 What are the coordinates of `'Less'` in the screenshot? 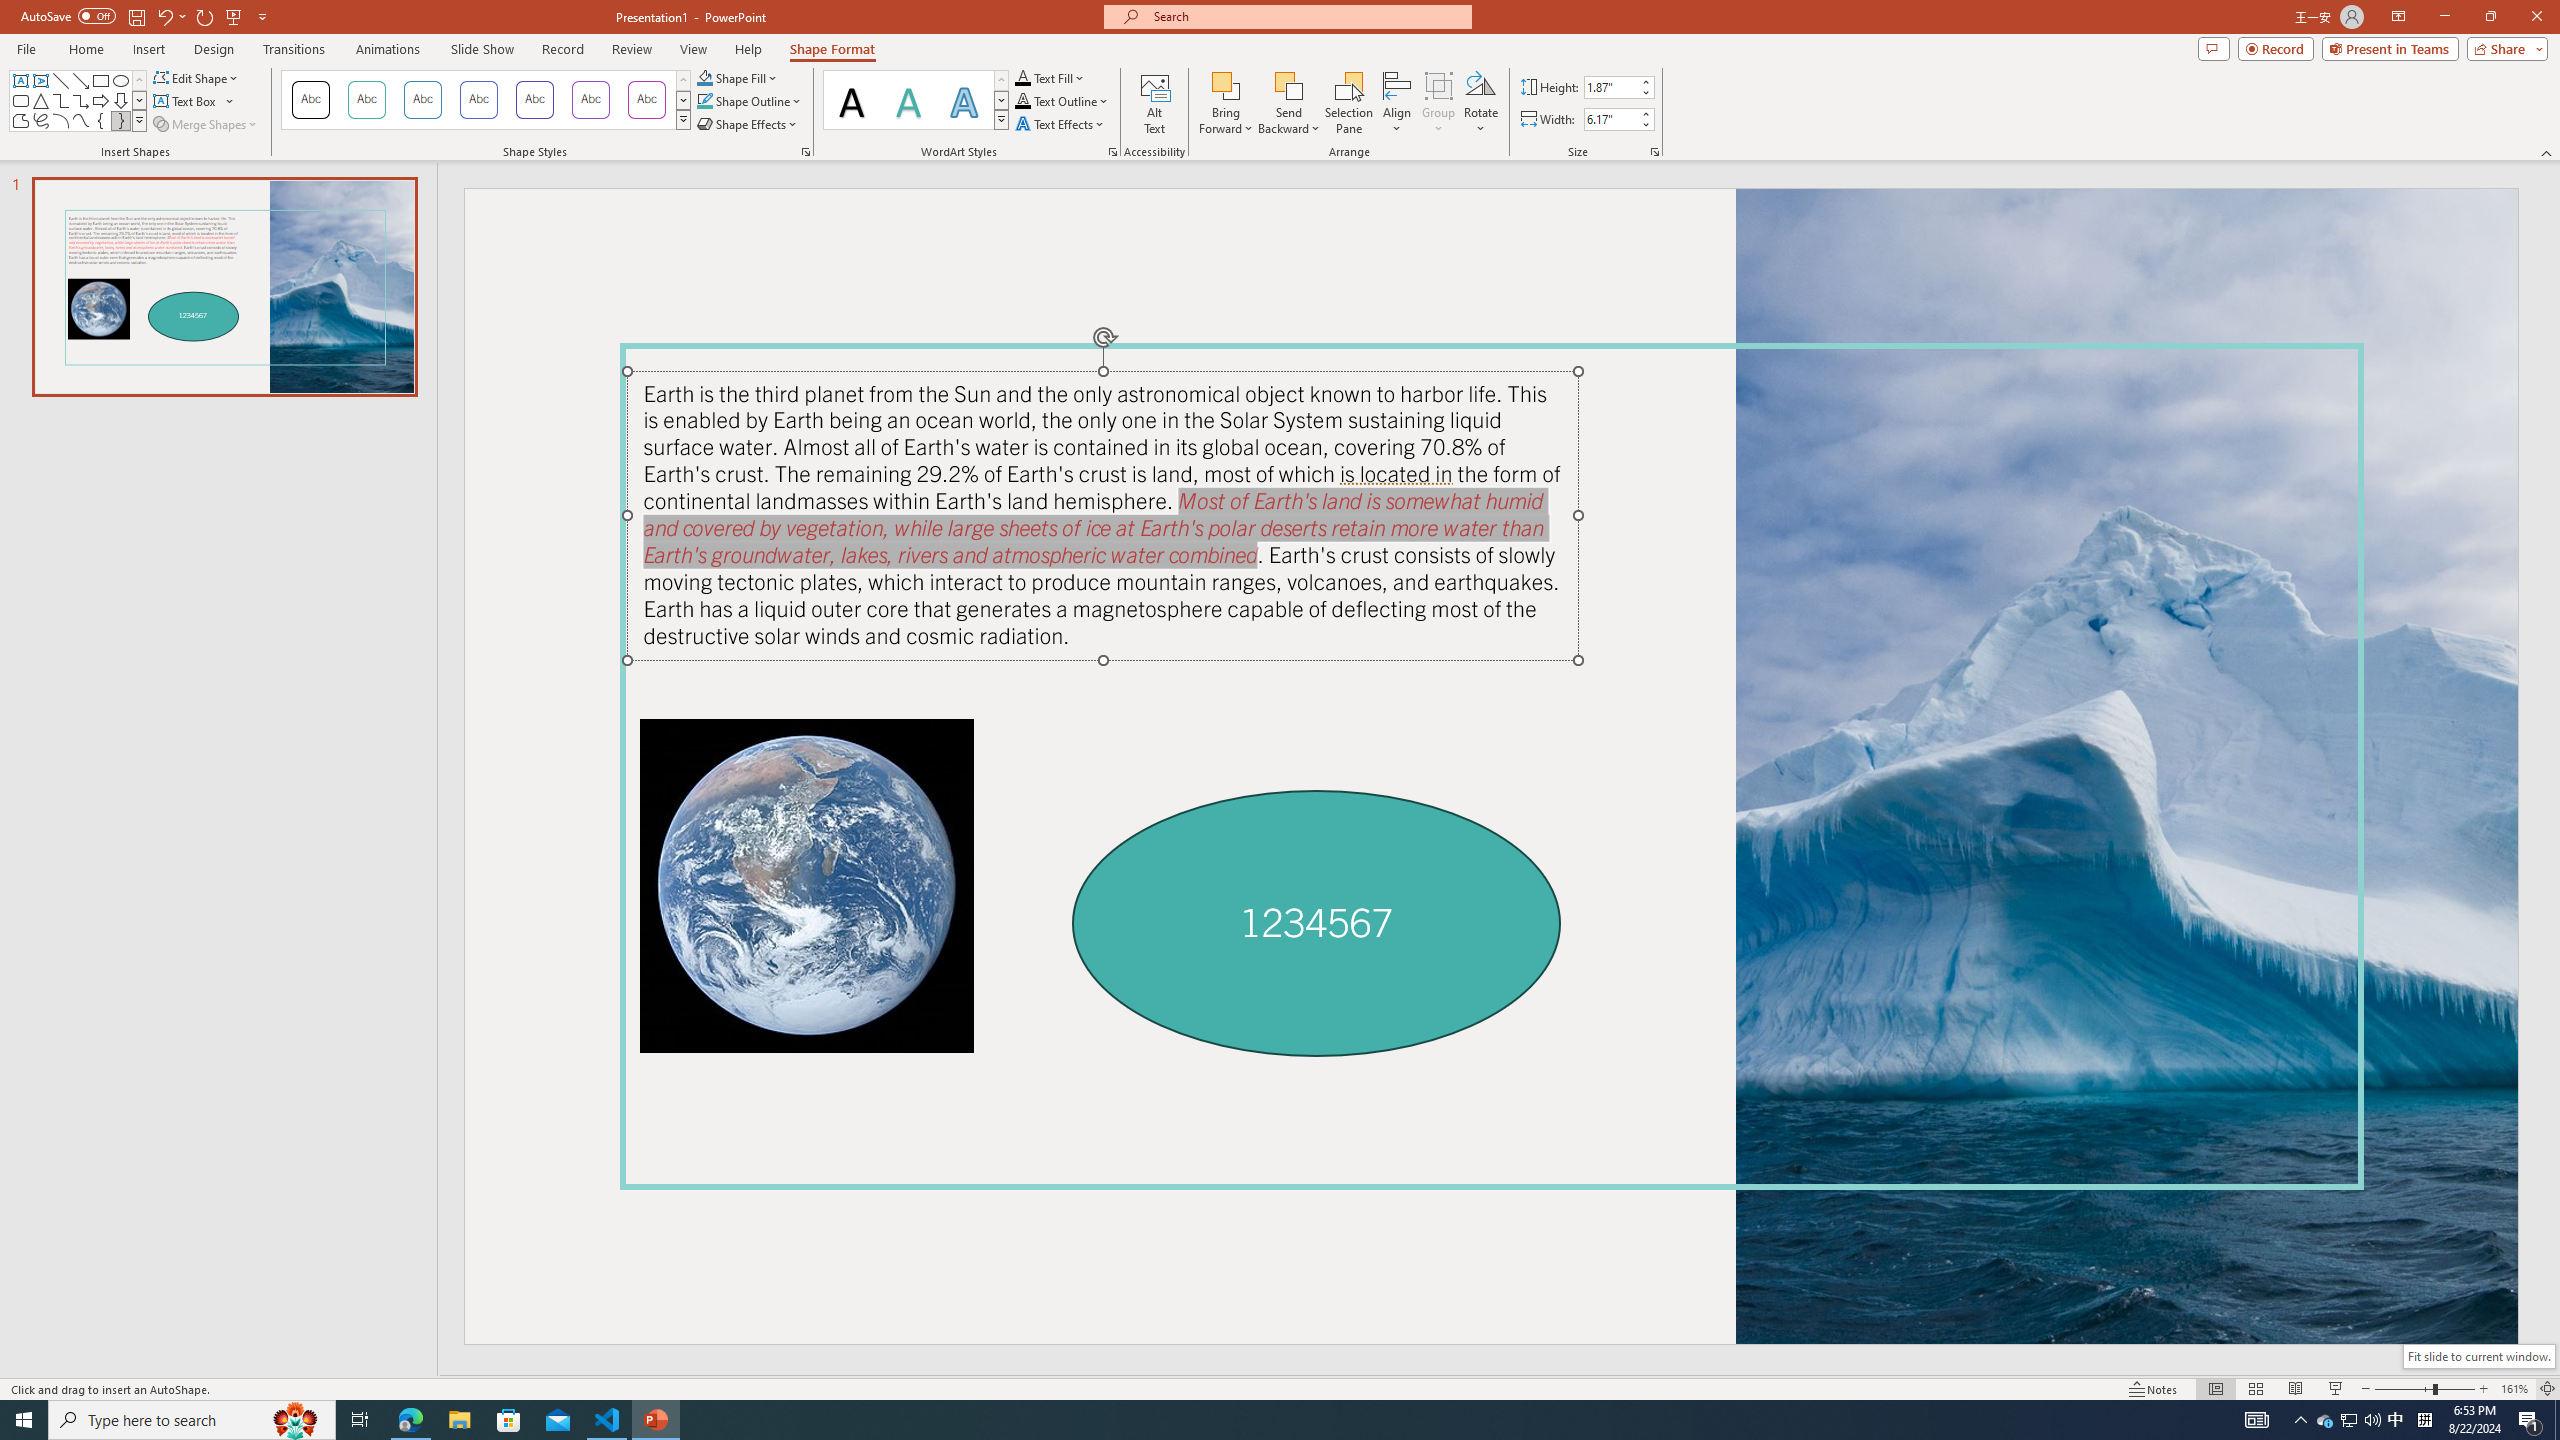 It's located at (1643, 123).